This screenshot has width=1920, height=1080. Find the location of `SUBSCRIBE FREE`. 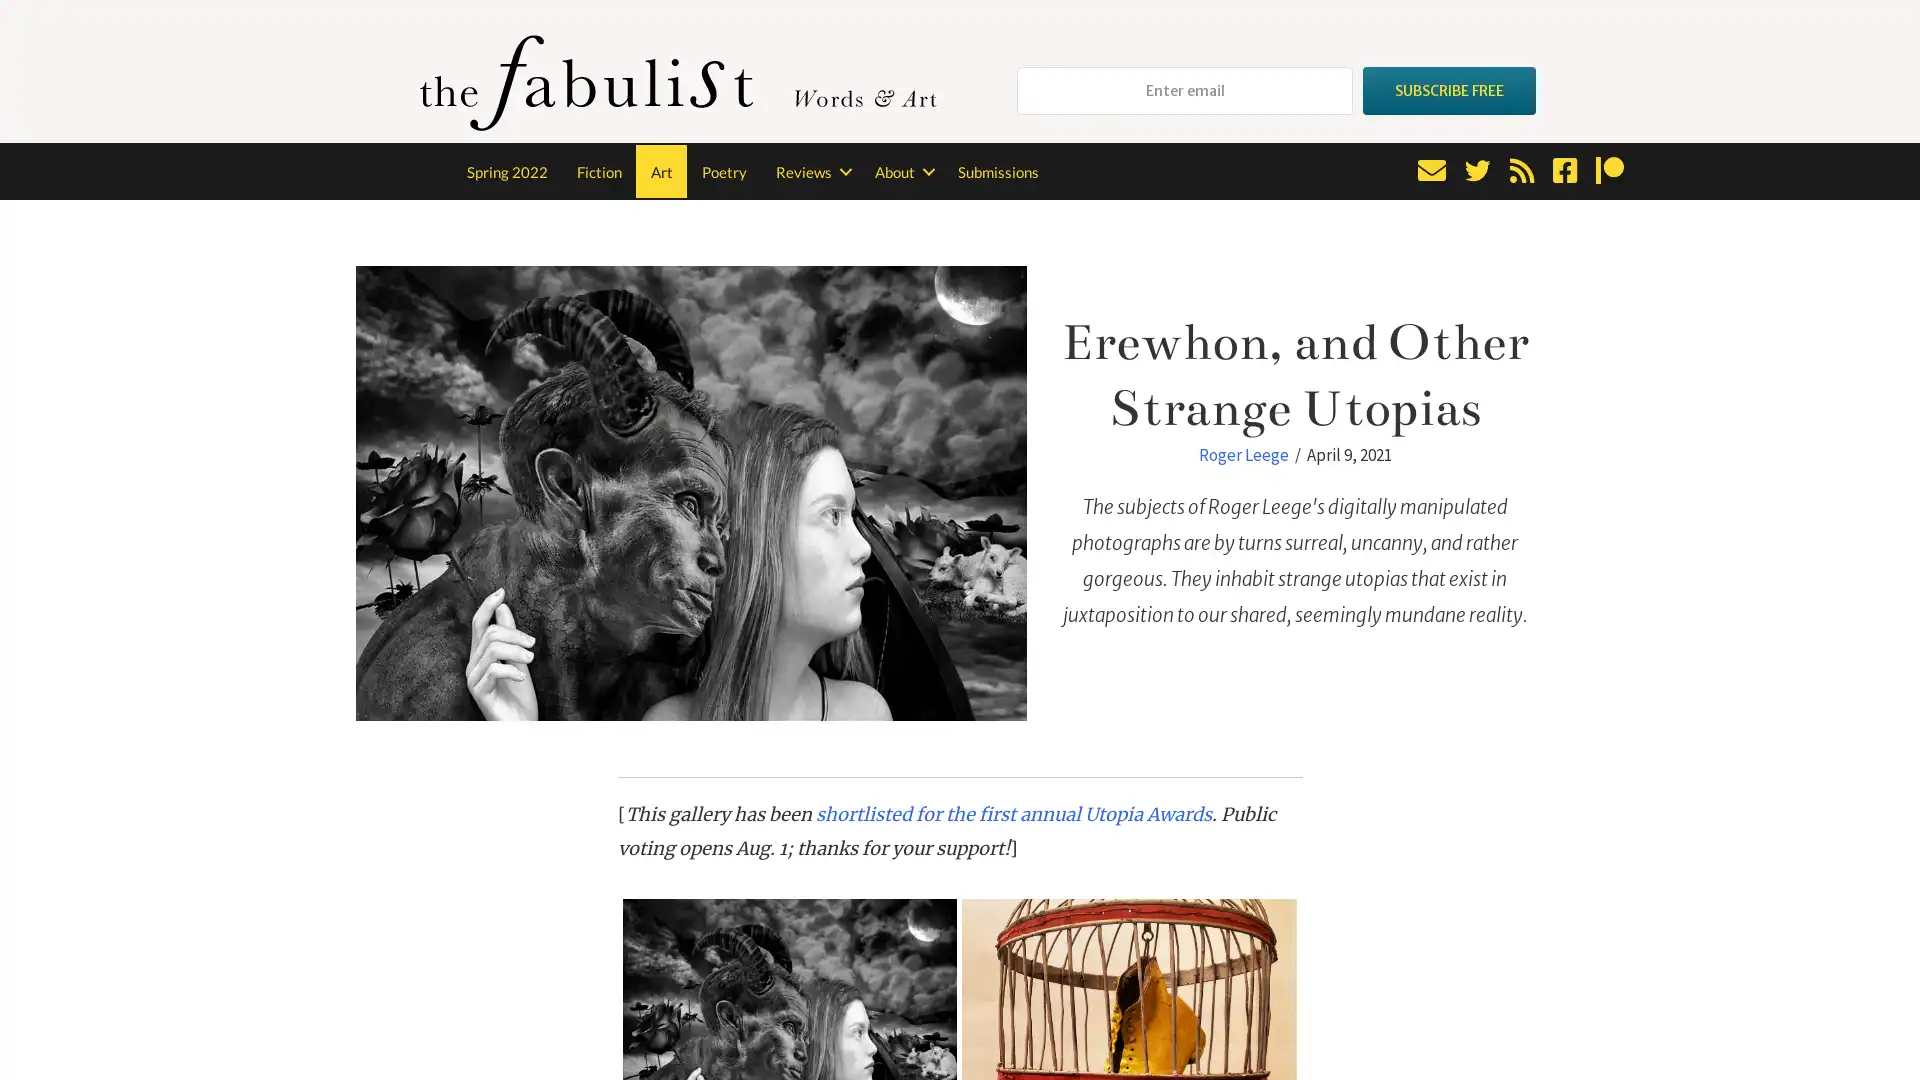

SUBSCRIBE FREE is located at coordinates (1448, 88).